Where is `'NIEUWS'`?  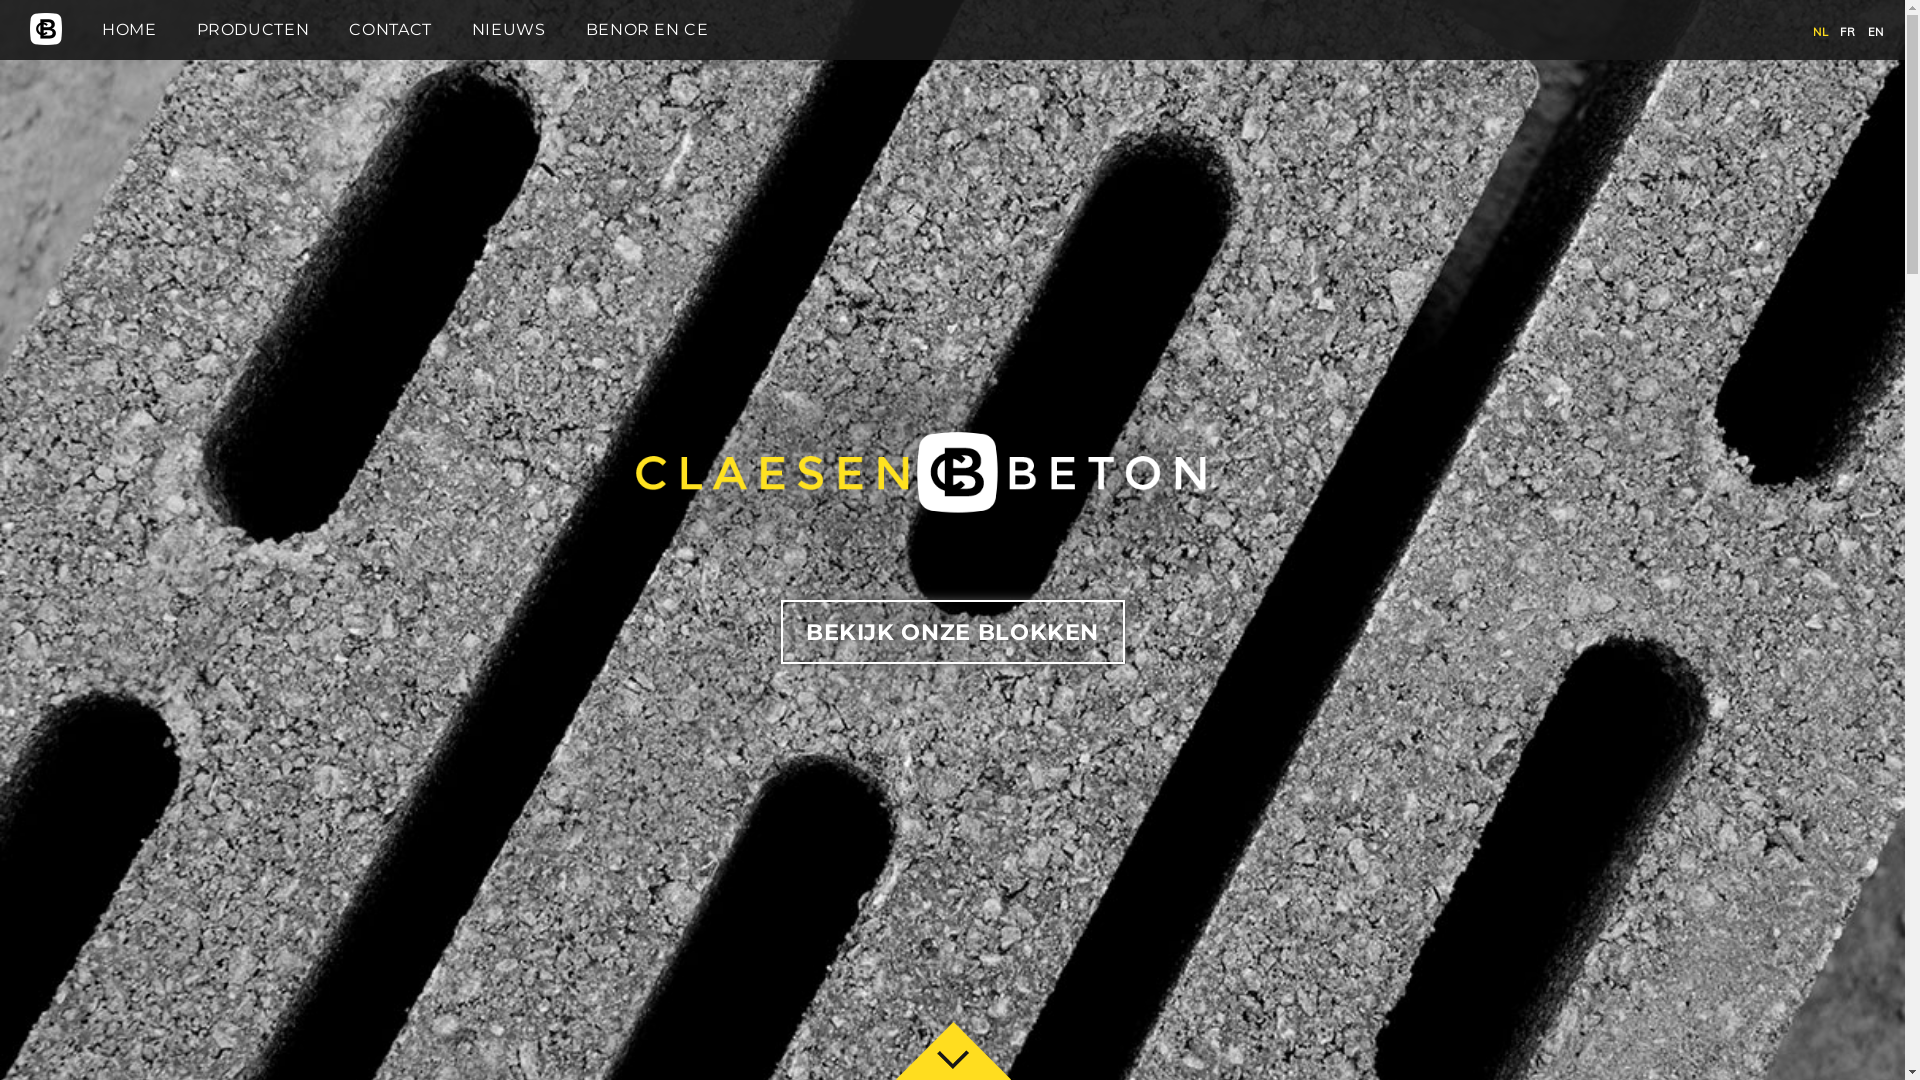 'NIEUWS' is located at coordinates (508, 29).